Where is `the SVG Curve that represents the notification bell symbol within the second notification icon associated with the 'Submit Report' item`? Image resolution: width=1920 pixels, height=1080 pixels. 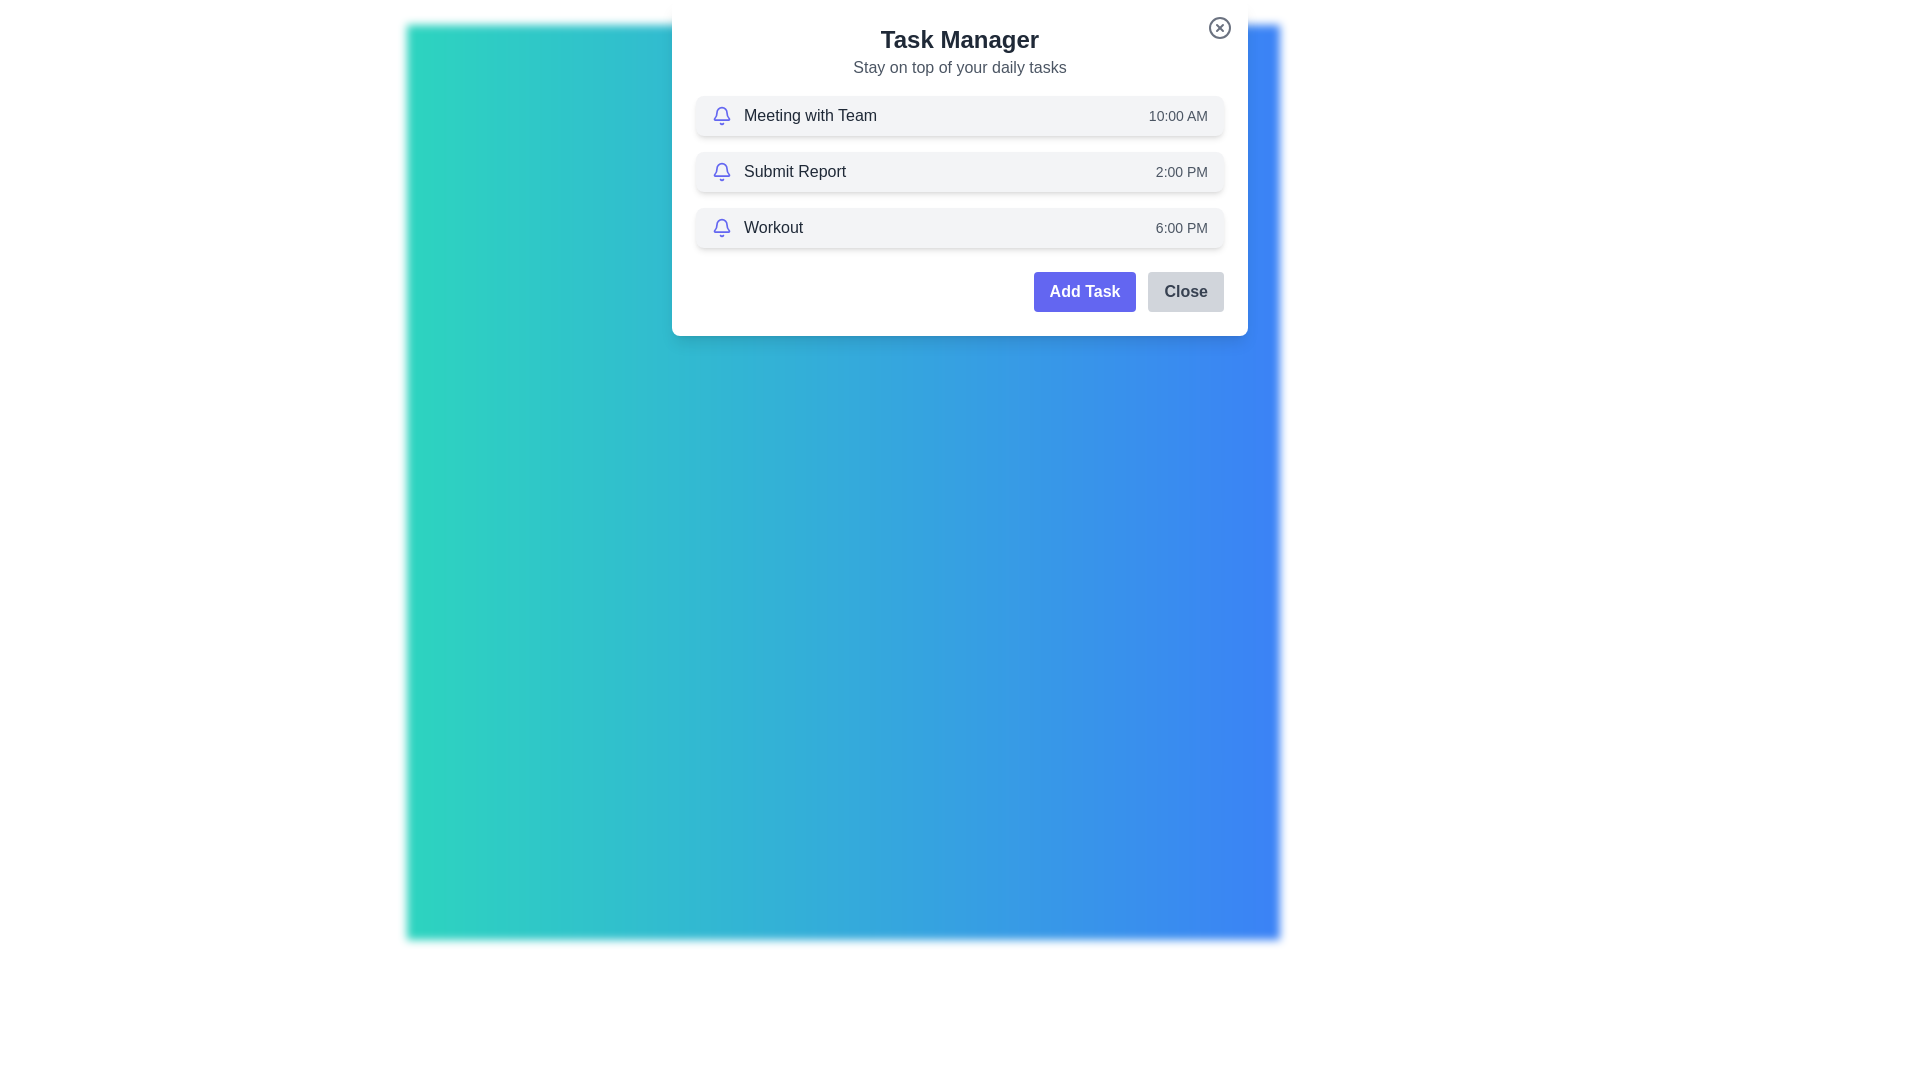 the SVG Curve that represents the notification bell symbol within the second notification icon associated with the 'Submit Report' item is located at coordinates (720, 168).